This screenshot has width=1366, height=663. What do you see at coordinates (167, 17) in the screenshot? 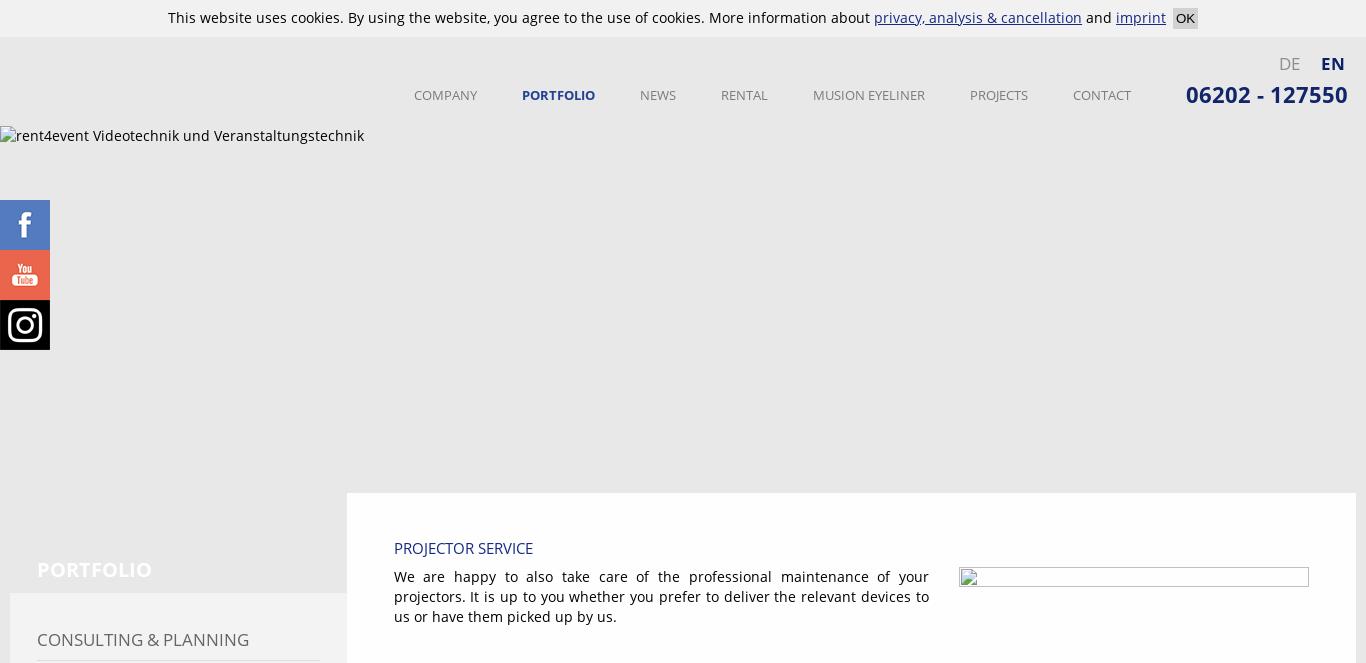
I see `'This website uses cookies. By using the website, you agree to the use of cookies. More information about'` at bounding box center [167, 17].